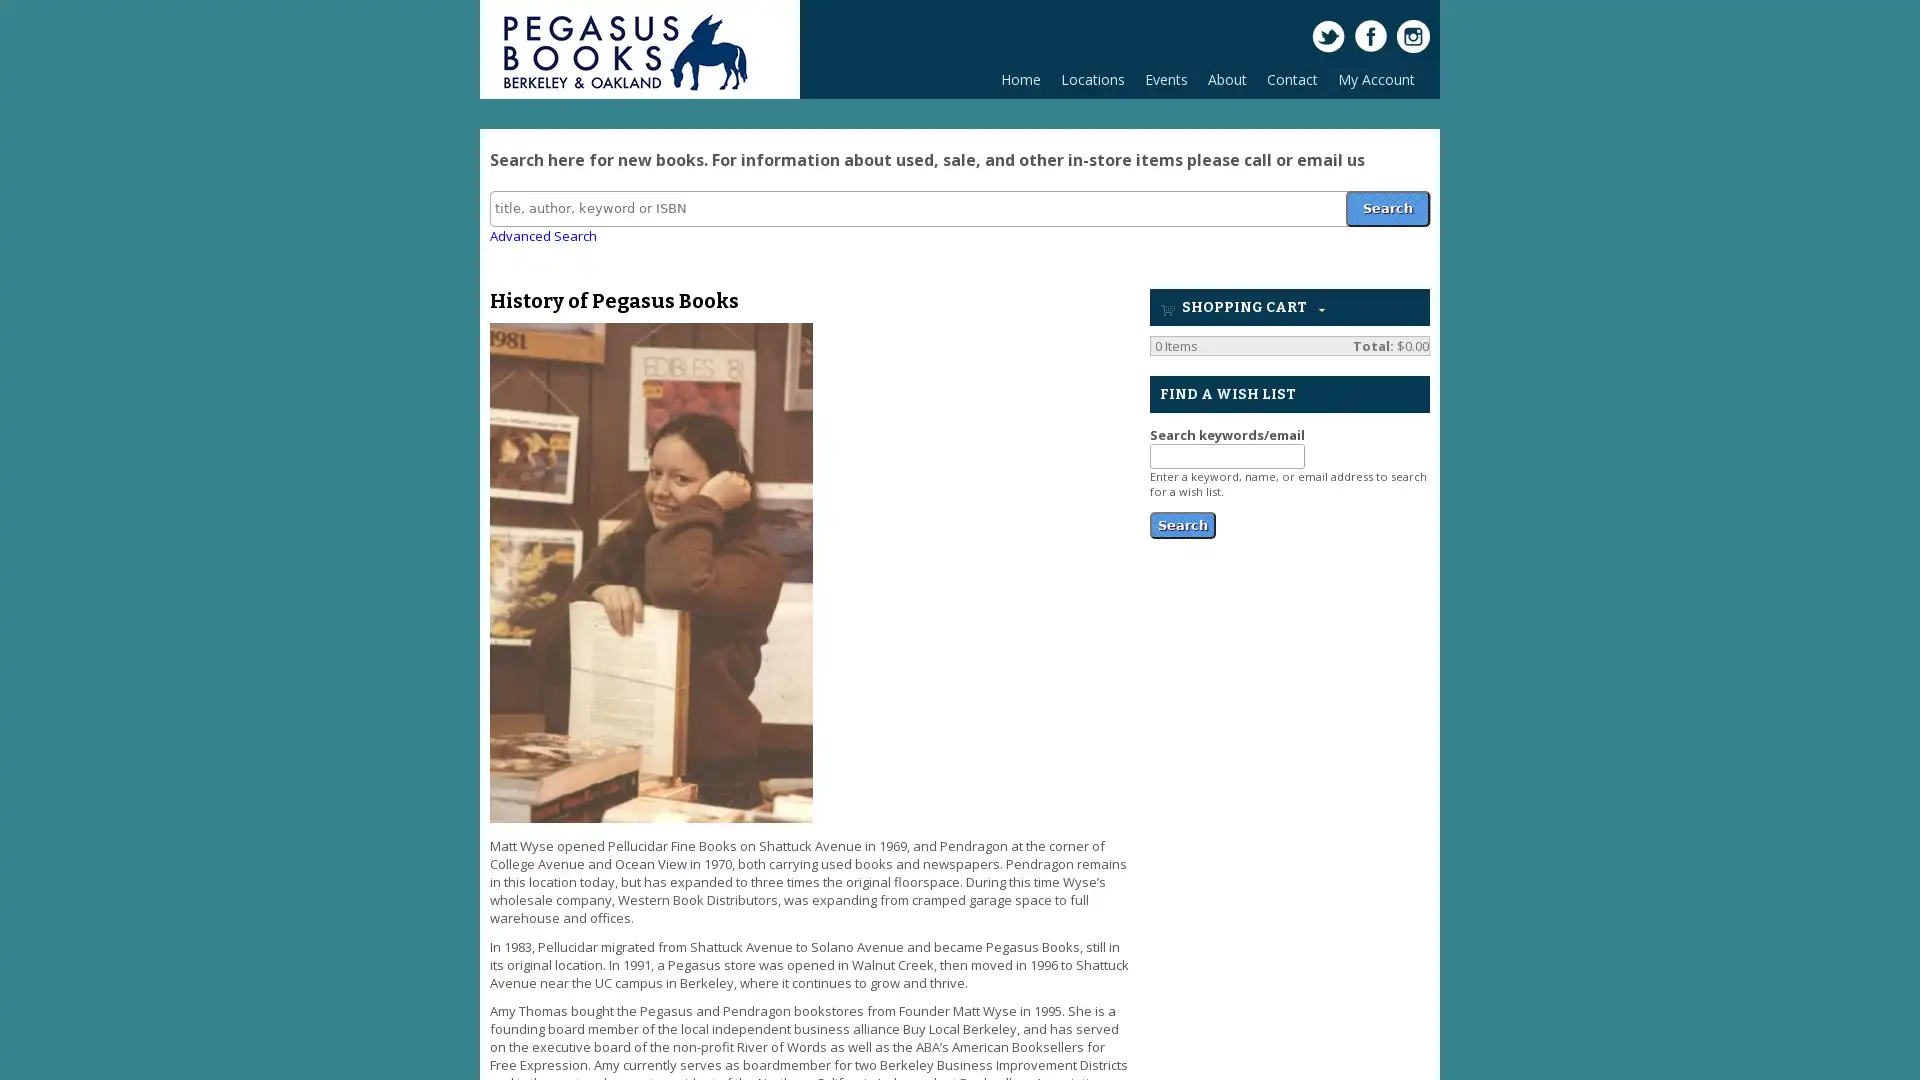  Describe the element at coordinates (1182, 522) in the screenshot. I see `Search` at that location.